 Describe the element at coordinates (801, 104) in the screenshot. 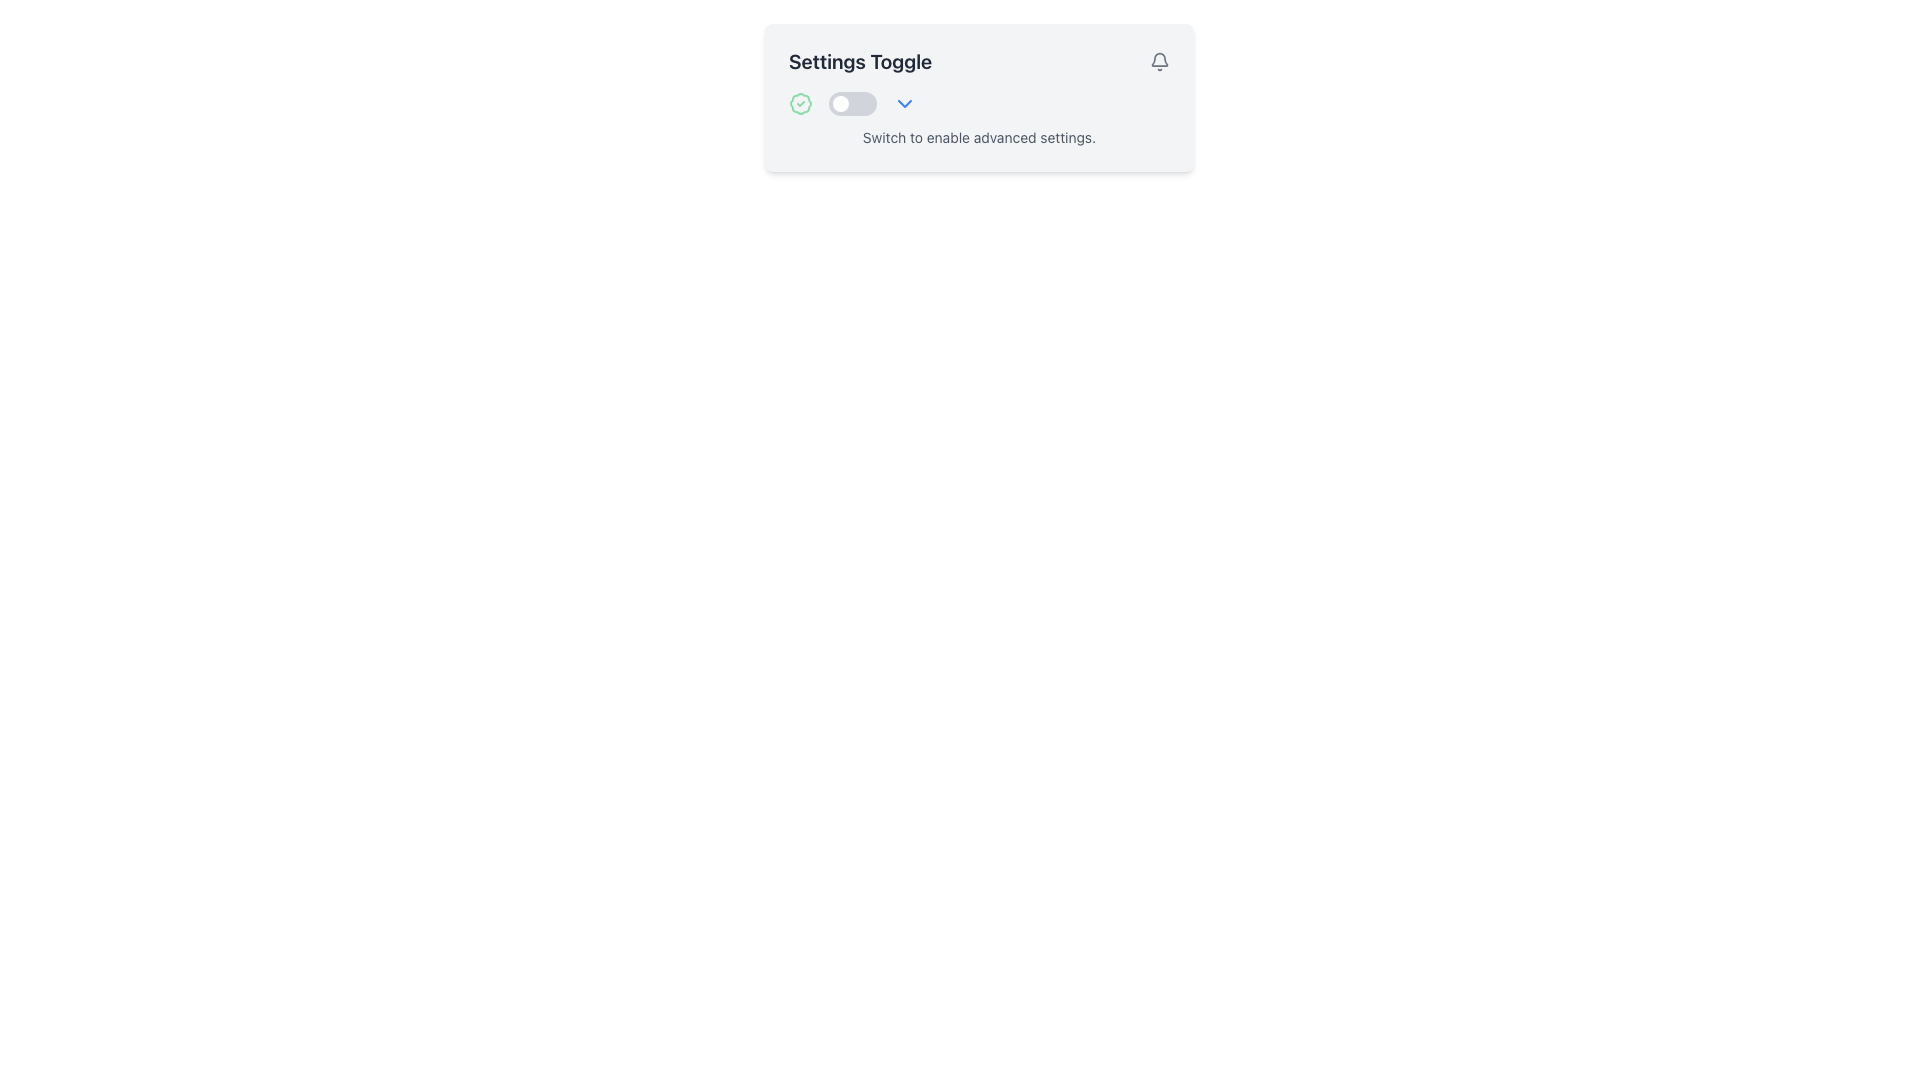

I see `the circular outline with a greenish hue that surrounds a checkmark graphic, which is part of a badge-check SVG icon located in the header section above the 'Settings Toggle' title` at that location.